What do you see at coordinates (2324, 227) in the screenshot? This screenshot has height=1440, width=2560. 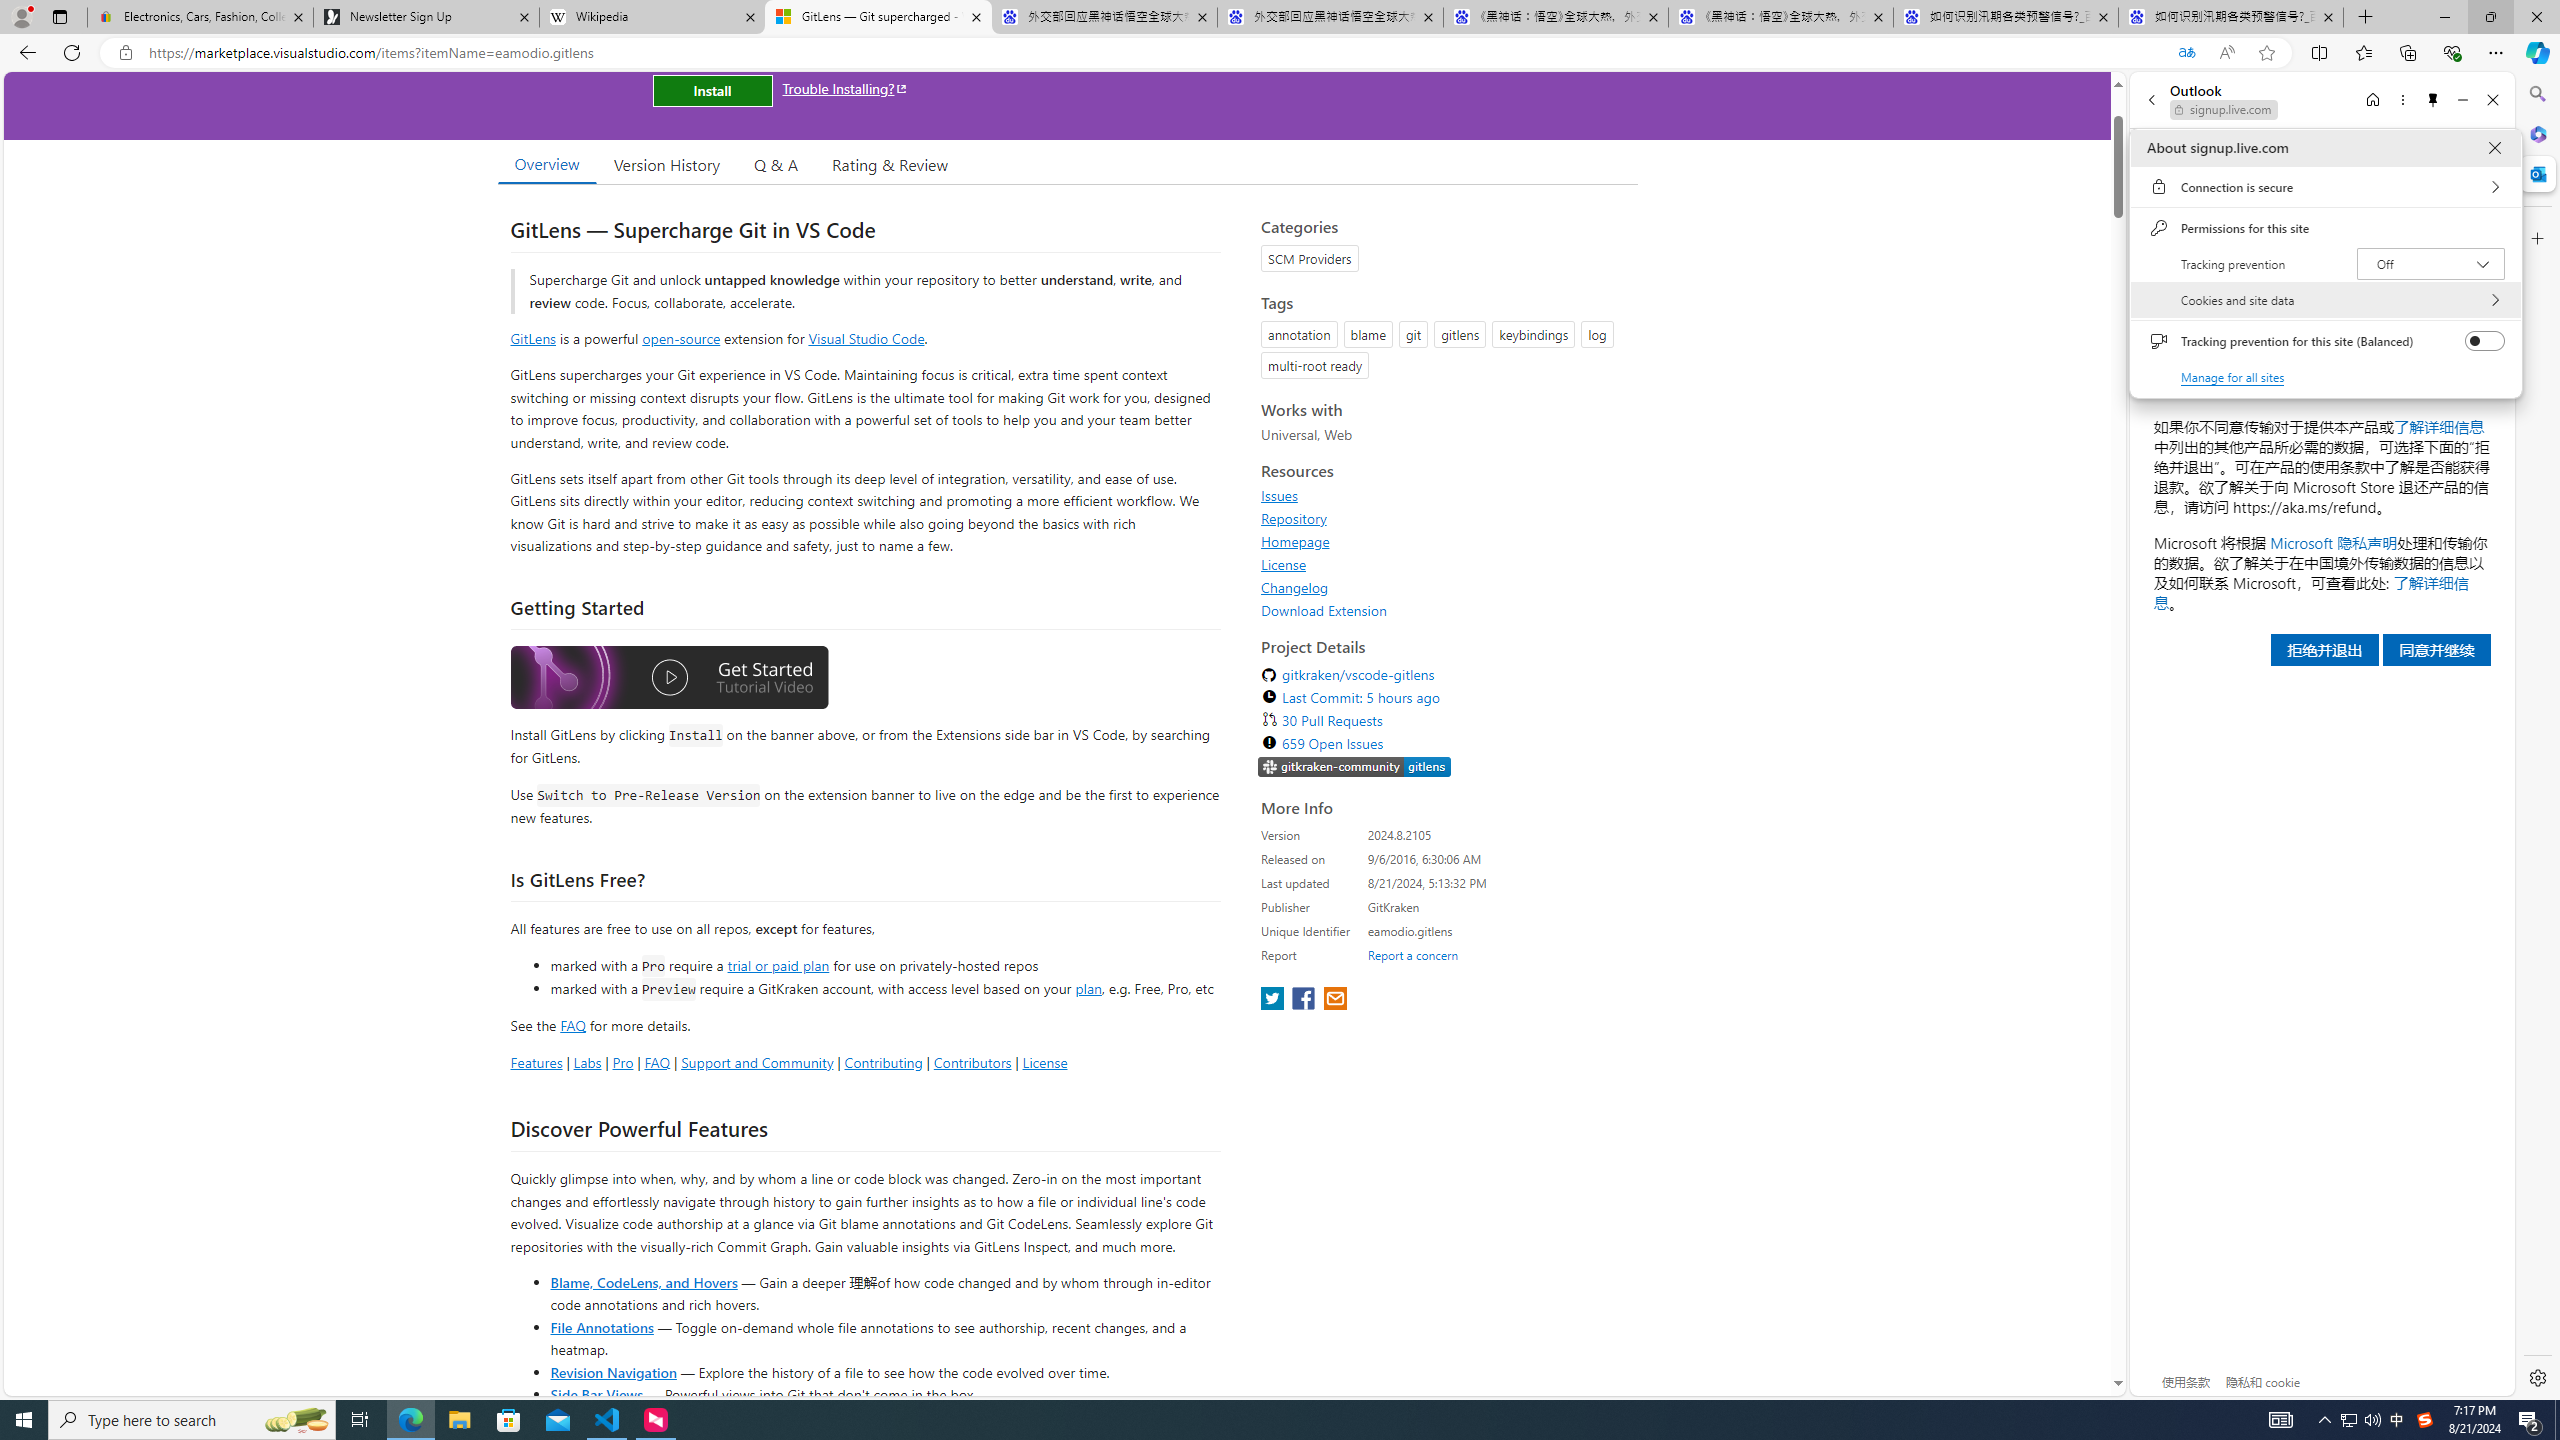 I see `'Permissions for this site'` at bounding box center [2324, 227].